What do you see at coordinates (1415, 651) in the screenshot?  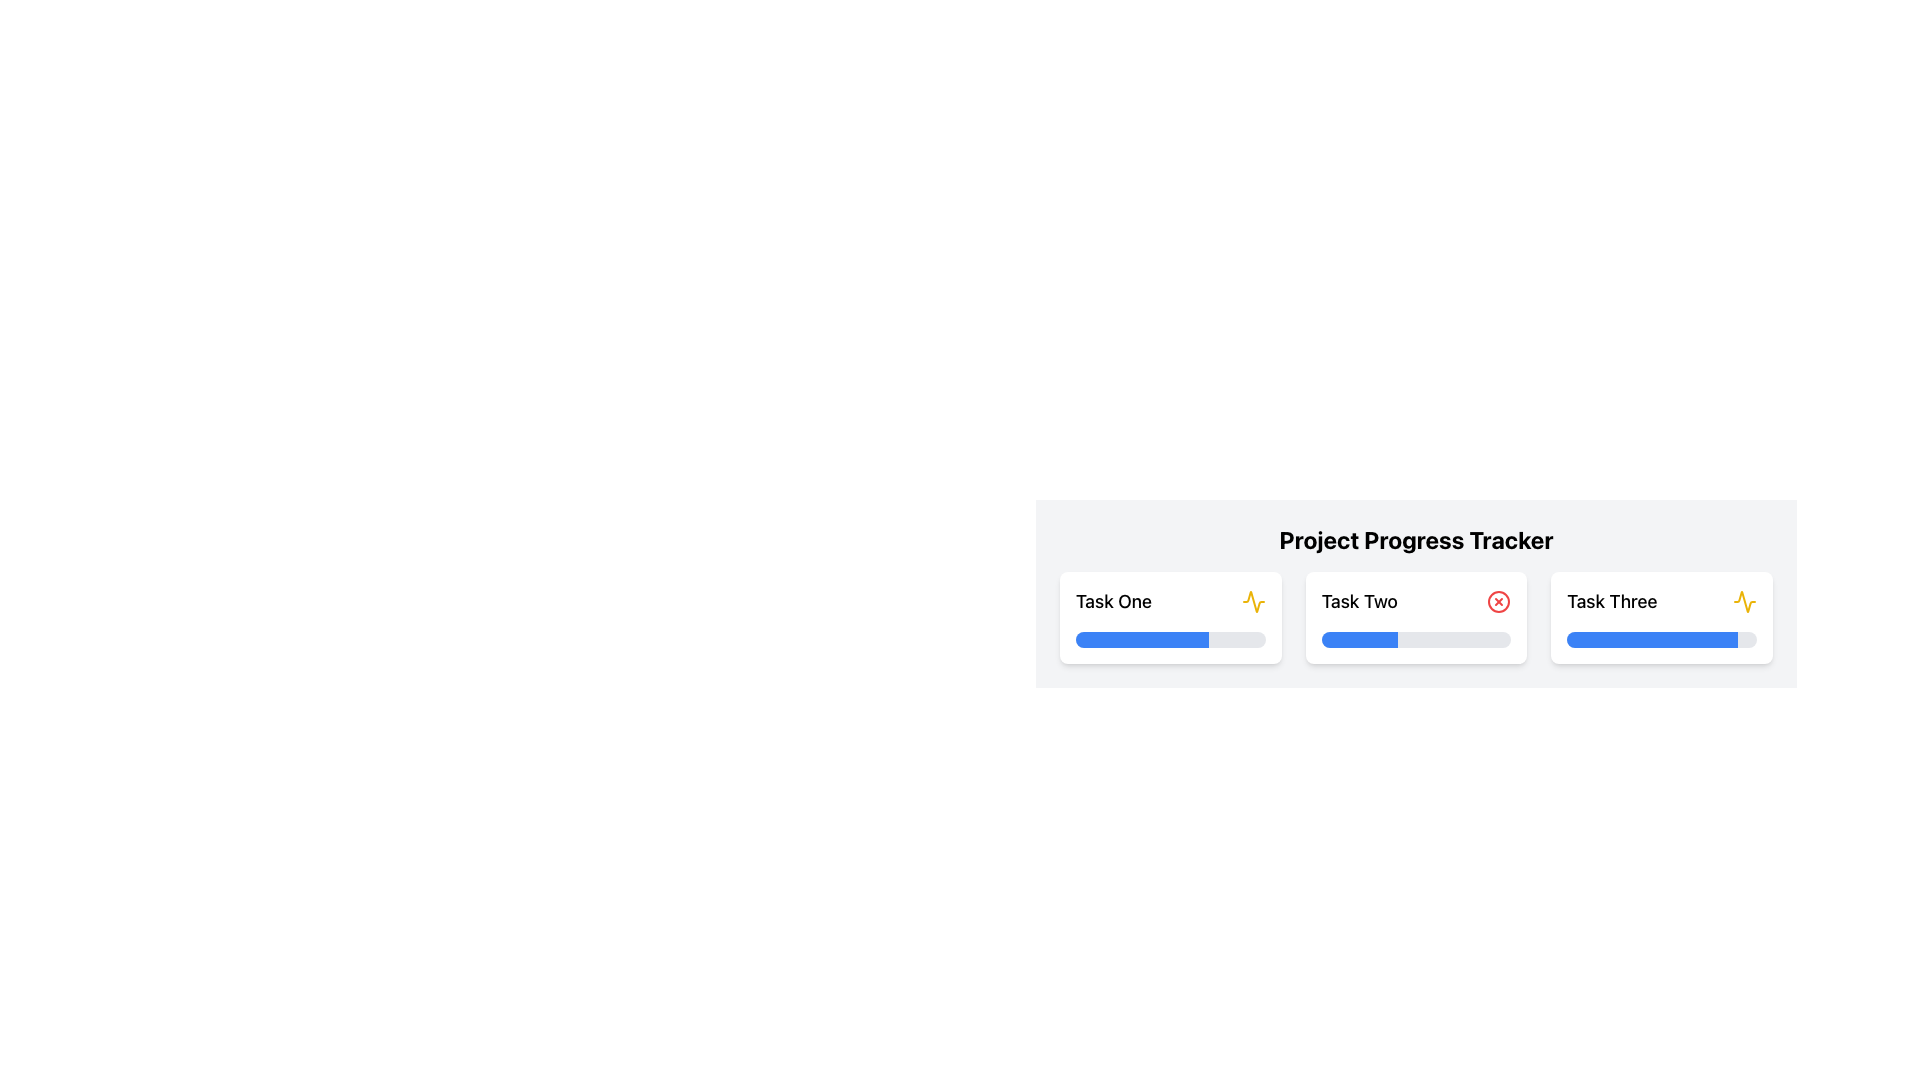 I see `the progress visually in the Progress Tracker Section, which is located centrally under the title 'Project Progress Tracker'` at bounding box center [1415, 651].